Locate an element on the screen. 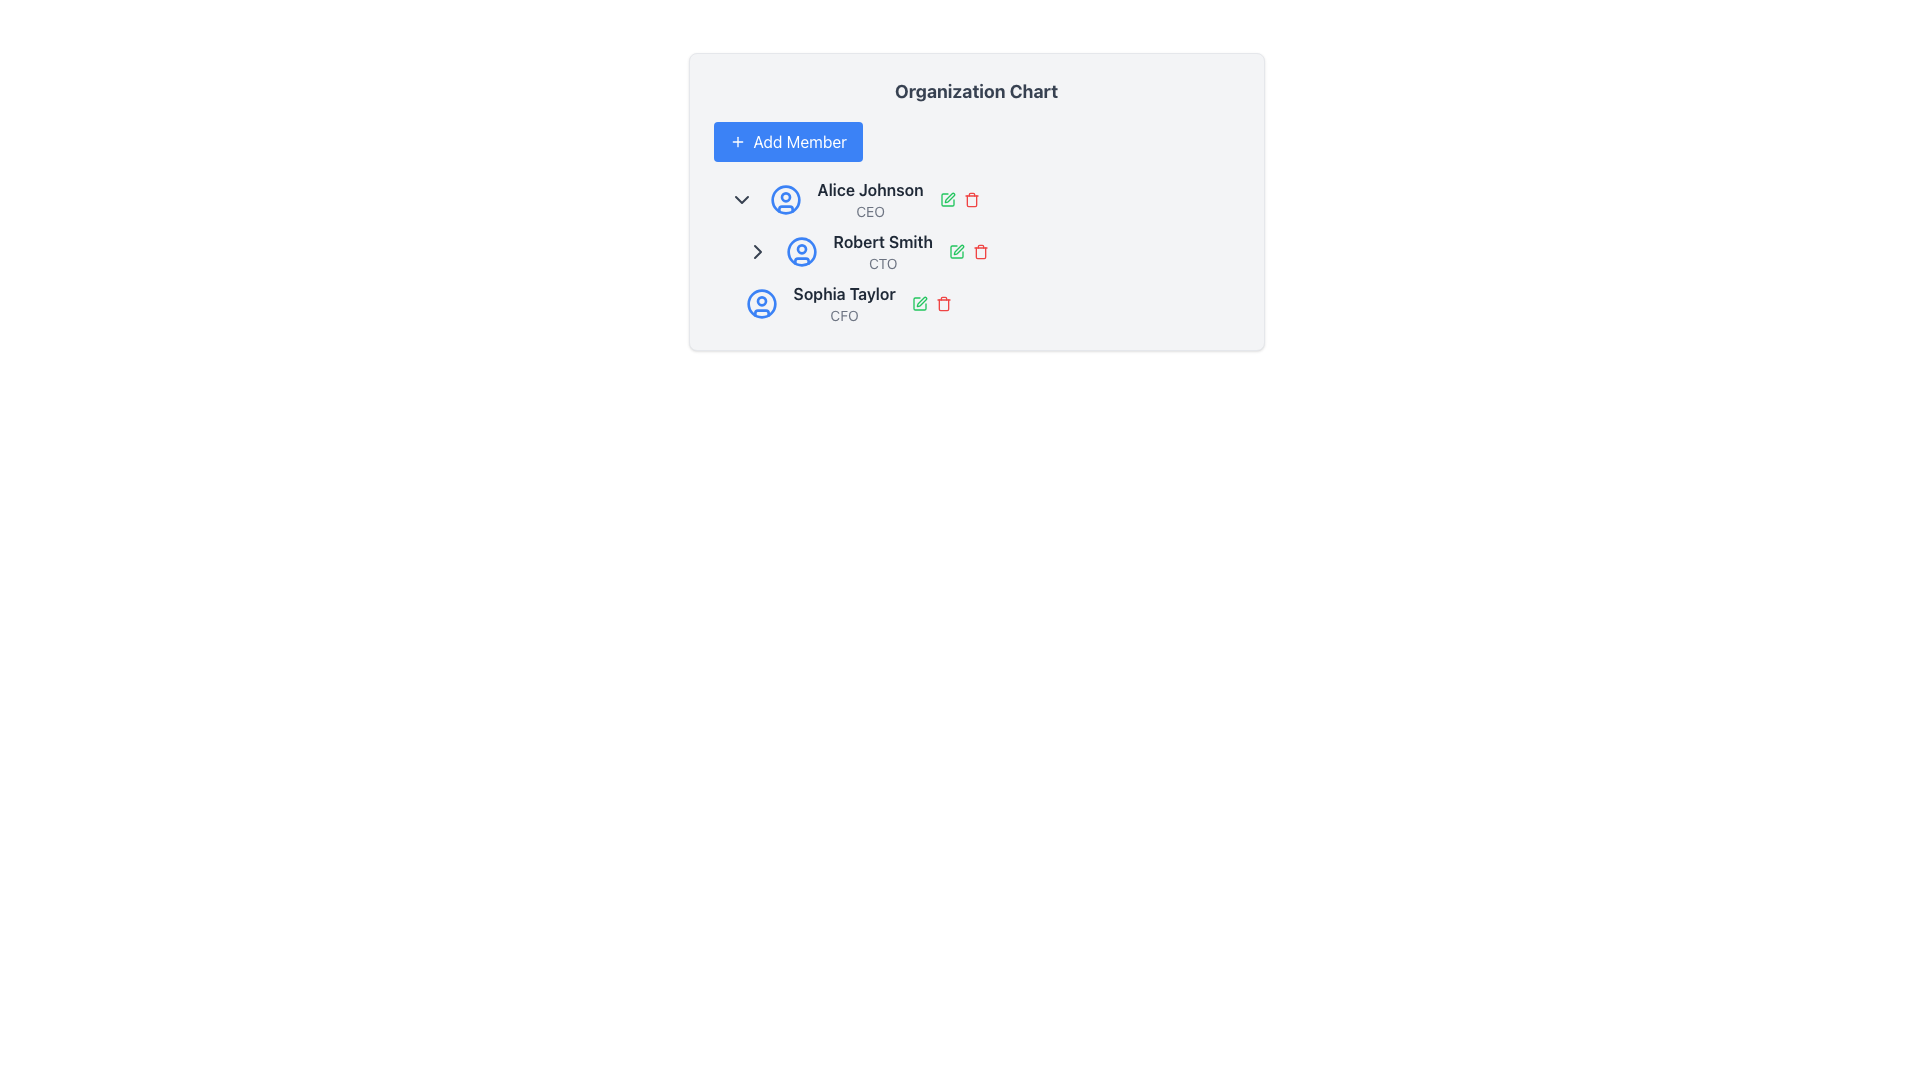 Image resolution: width=1920 pixels, height=1080 pixels. the circular blue user profile avatar icon located to the immediate left of 'Alice Johnson' under the 'Organization Chart' section is located at coordinates (784, 200).